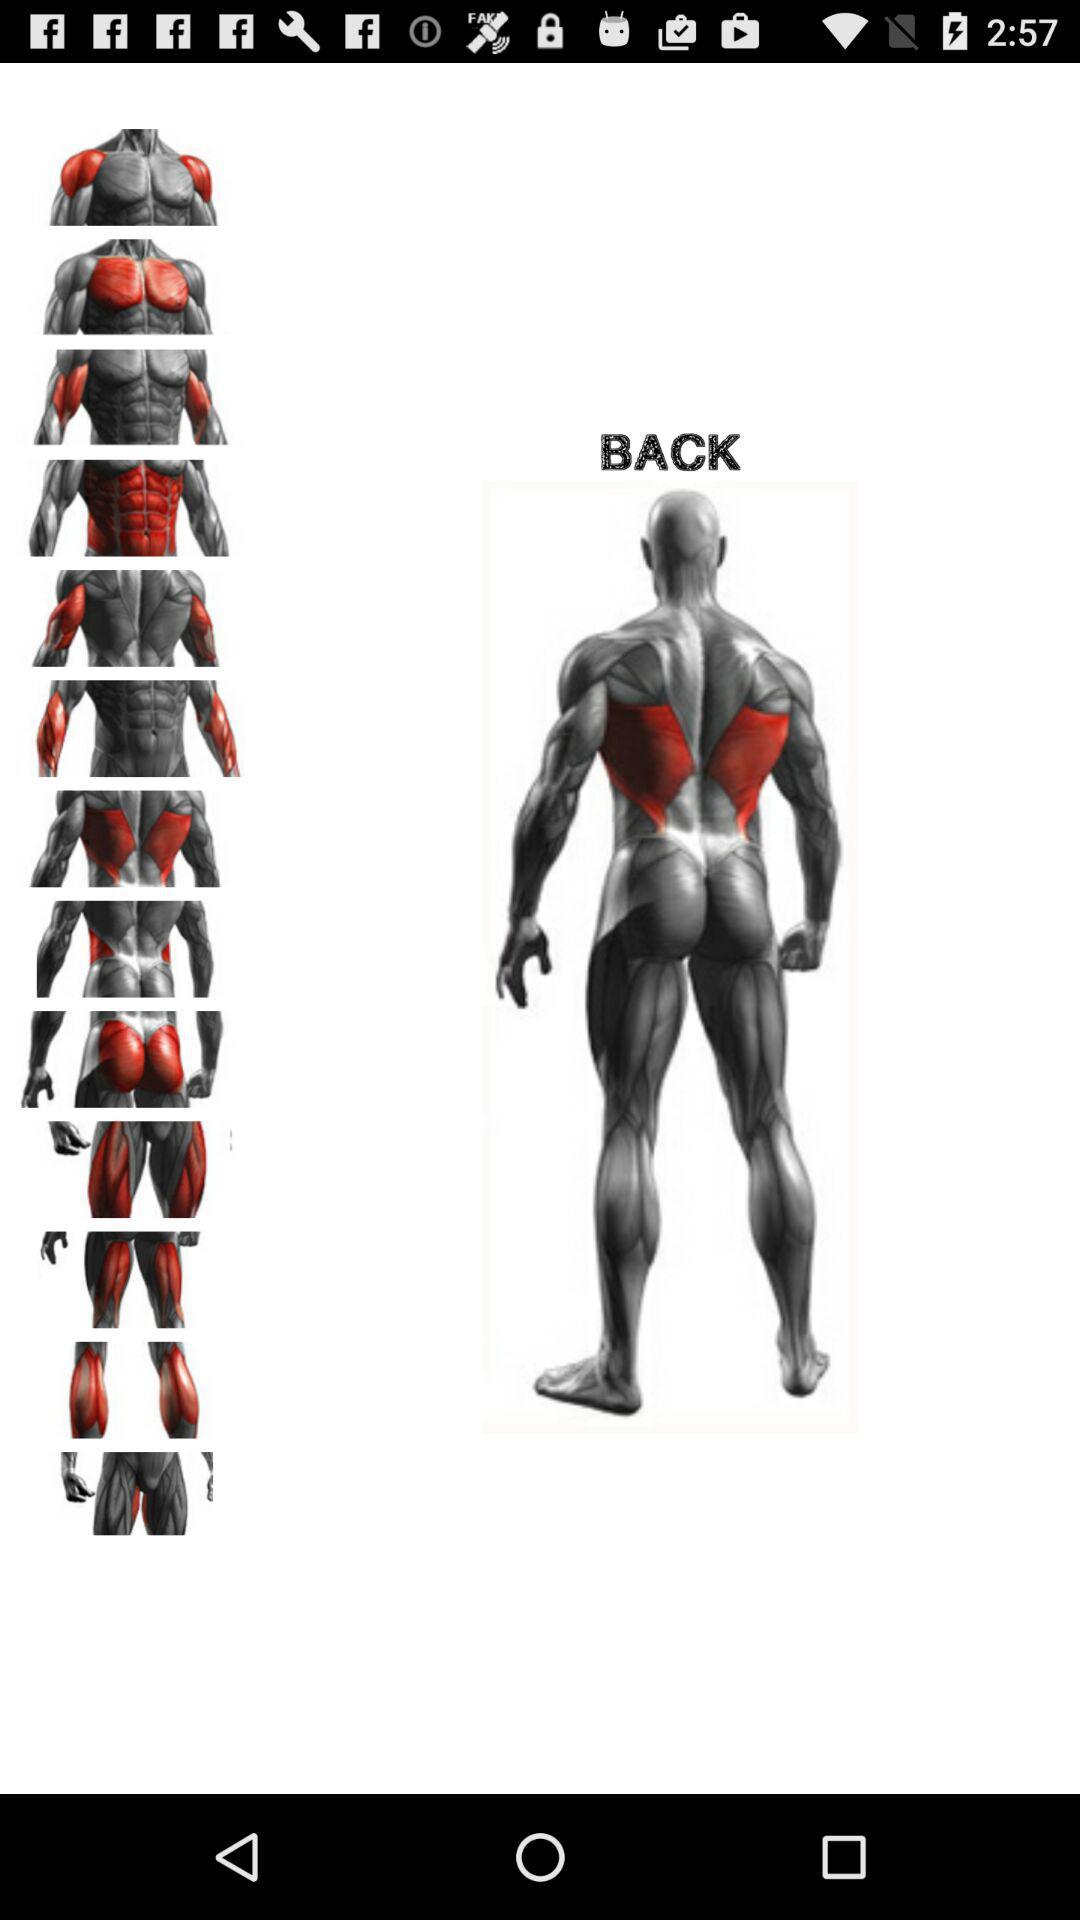  What do you see at coordinates (131, 279) in the screenshot?
I see `front chest muscle` at bounding box center [131, 279].